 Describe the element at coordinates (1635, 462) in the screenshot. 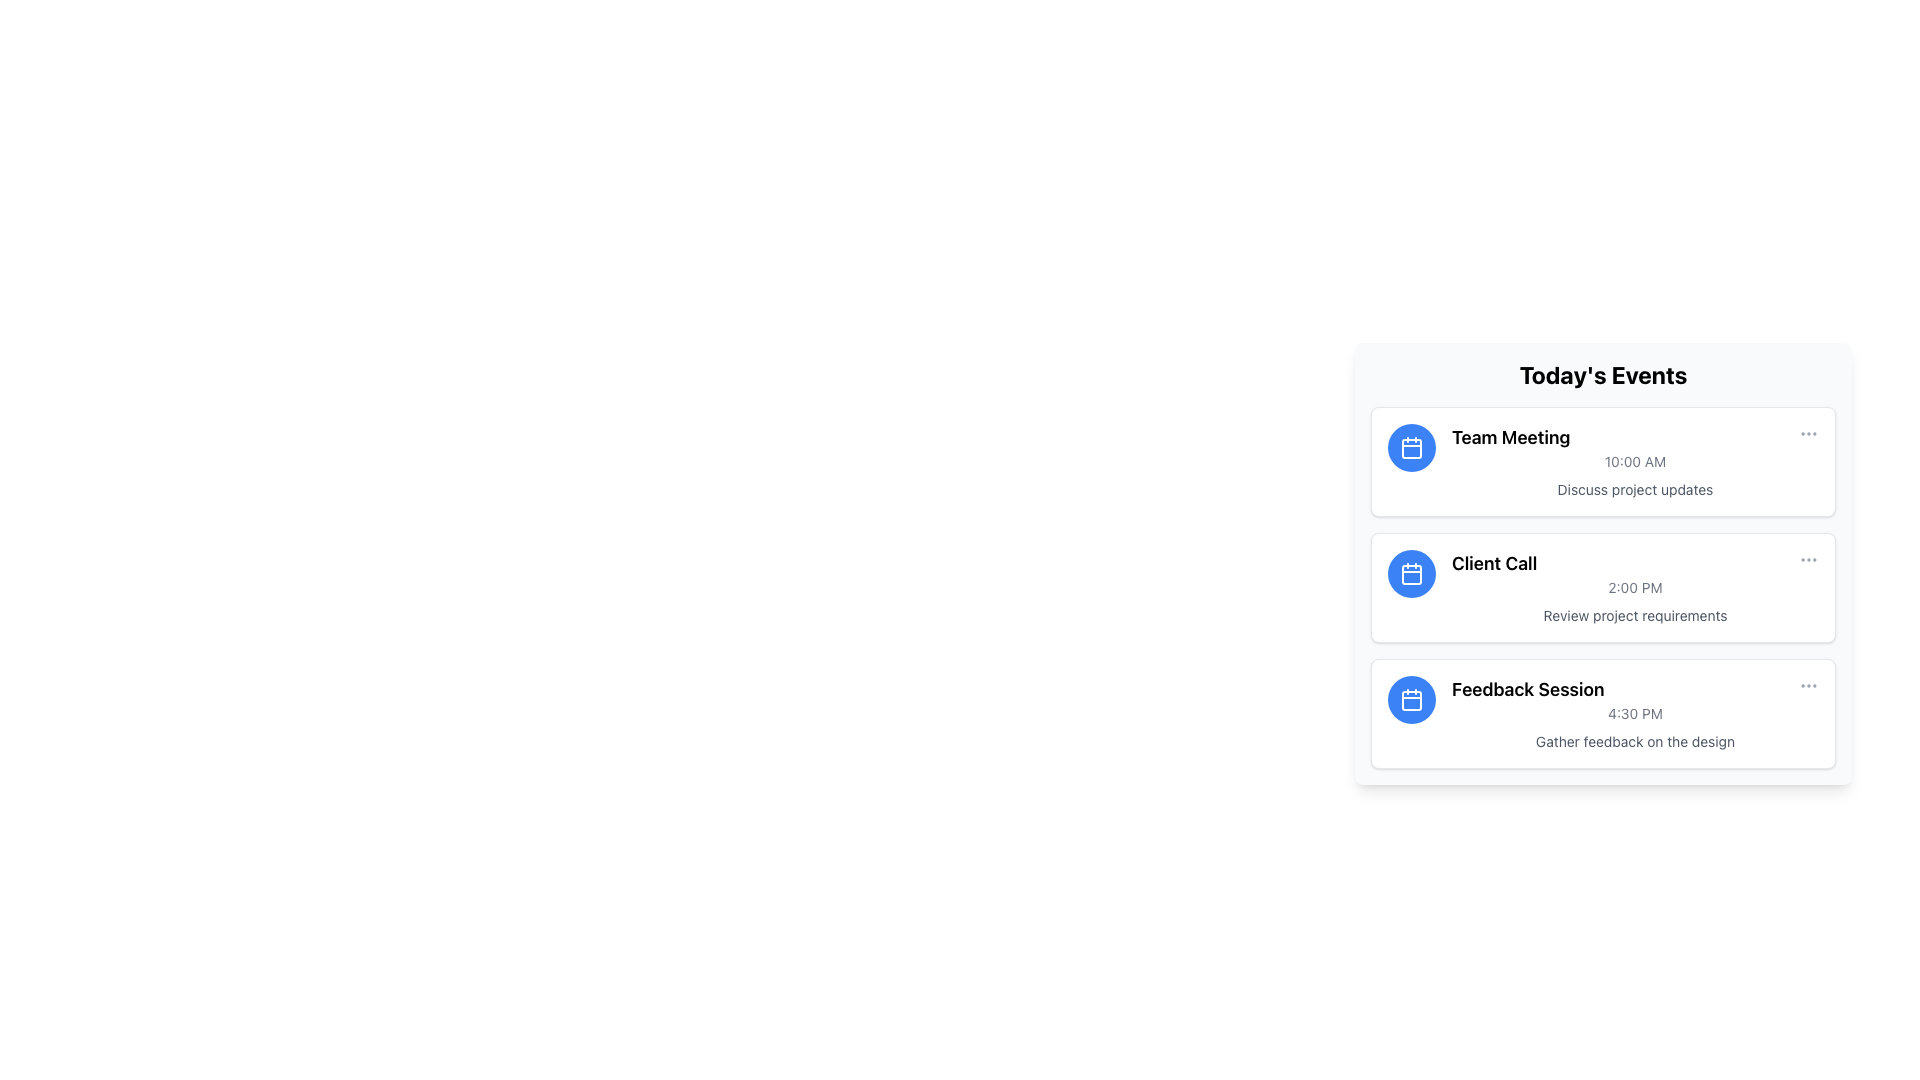

I see `the static text displaying '10:00 AM' which is located underneath the title 'Team Meeting' and above the description 'Discuss project updates' in the 'Today's Events' section` at that location.